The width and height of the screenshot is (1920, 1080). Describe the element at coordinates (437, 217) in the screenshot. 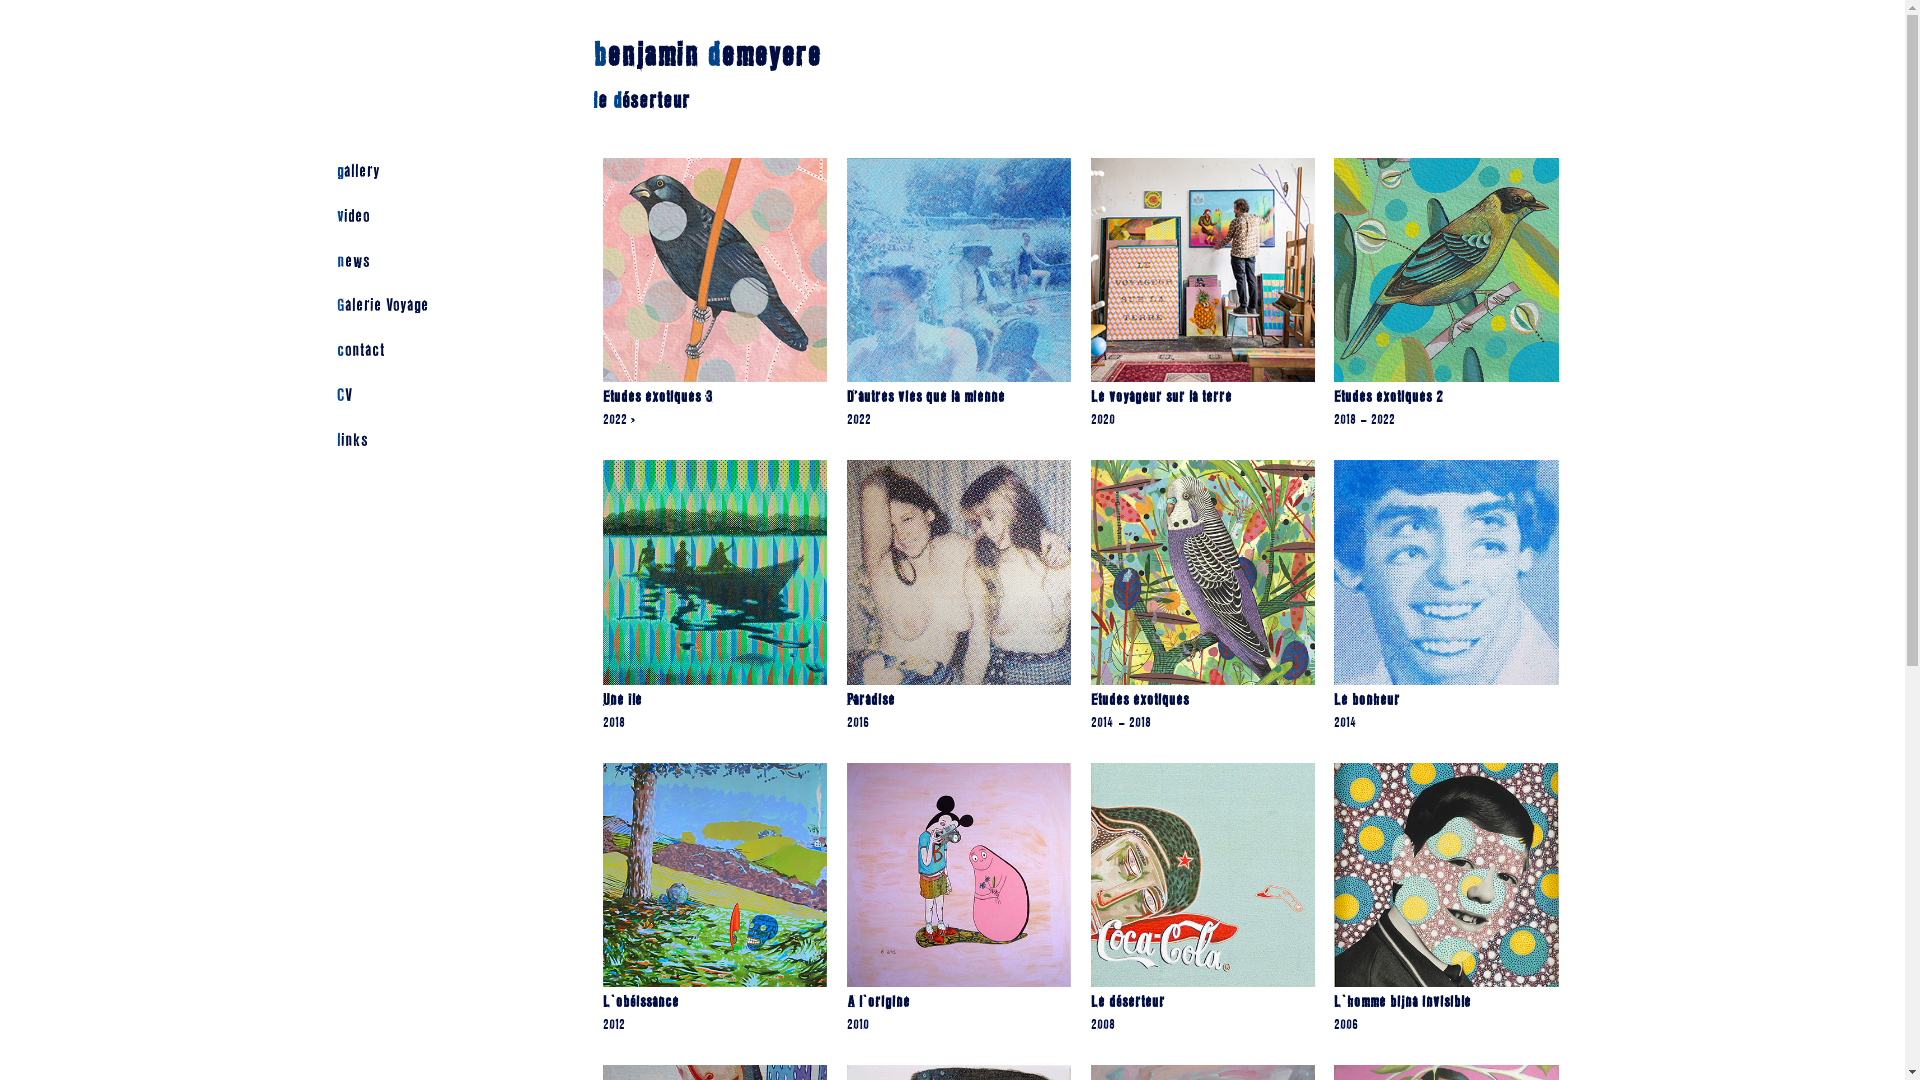

I see `'video'` at that location.